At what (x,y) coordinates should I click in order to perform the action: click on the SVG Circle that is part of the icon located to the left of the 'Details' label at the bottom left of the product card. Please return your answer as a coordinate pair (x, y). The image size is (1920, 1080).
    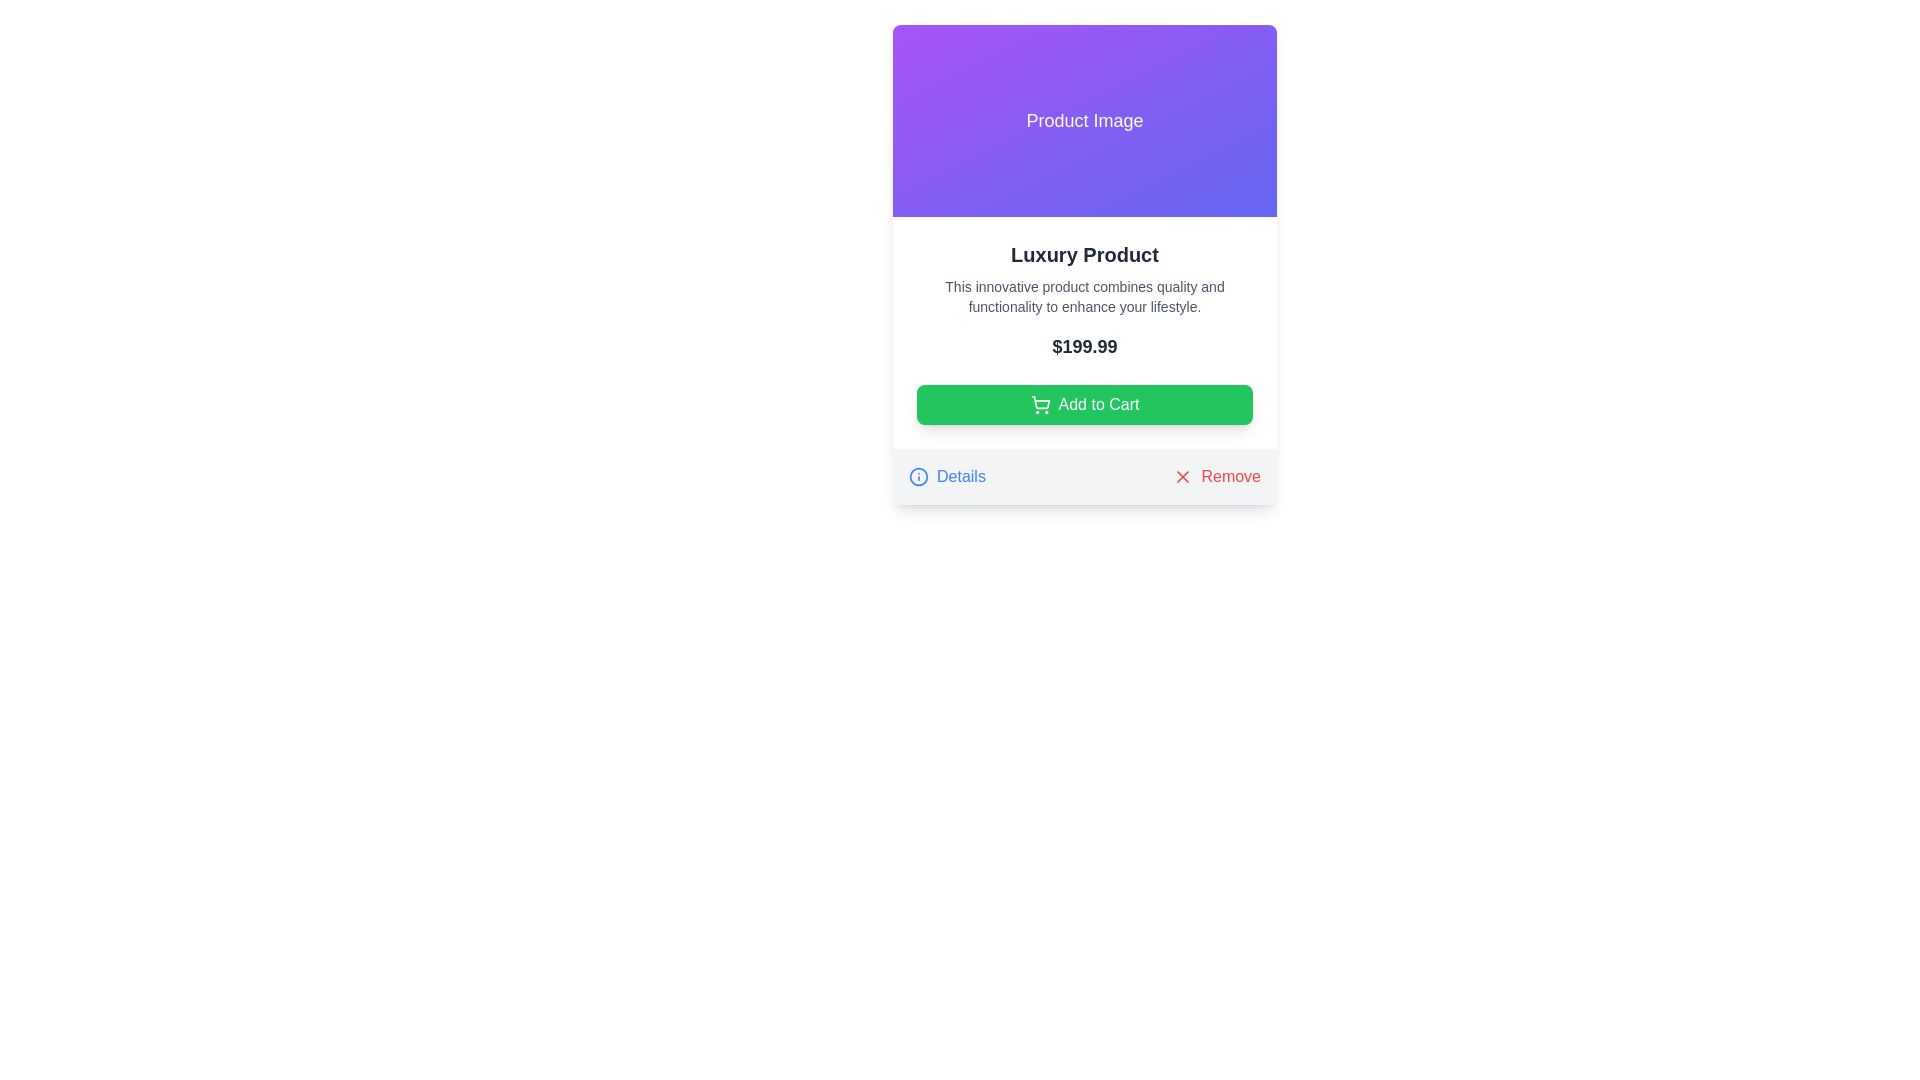
    Looking at the image, I should click on (917, 477).